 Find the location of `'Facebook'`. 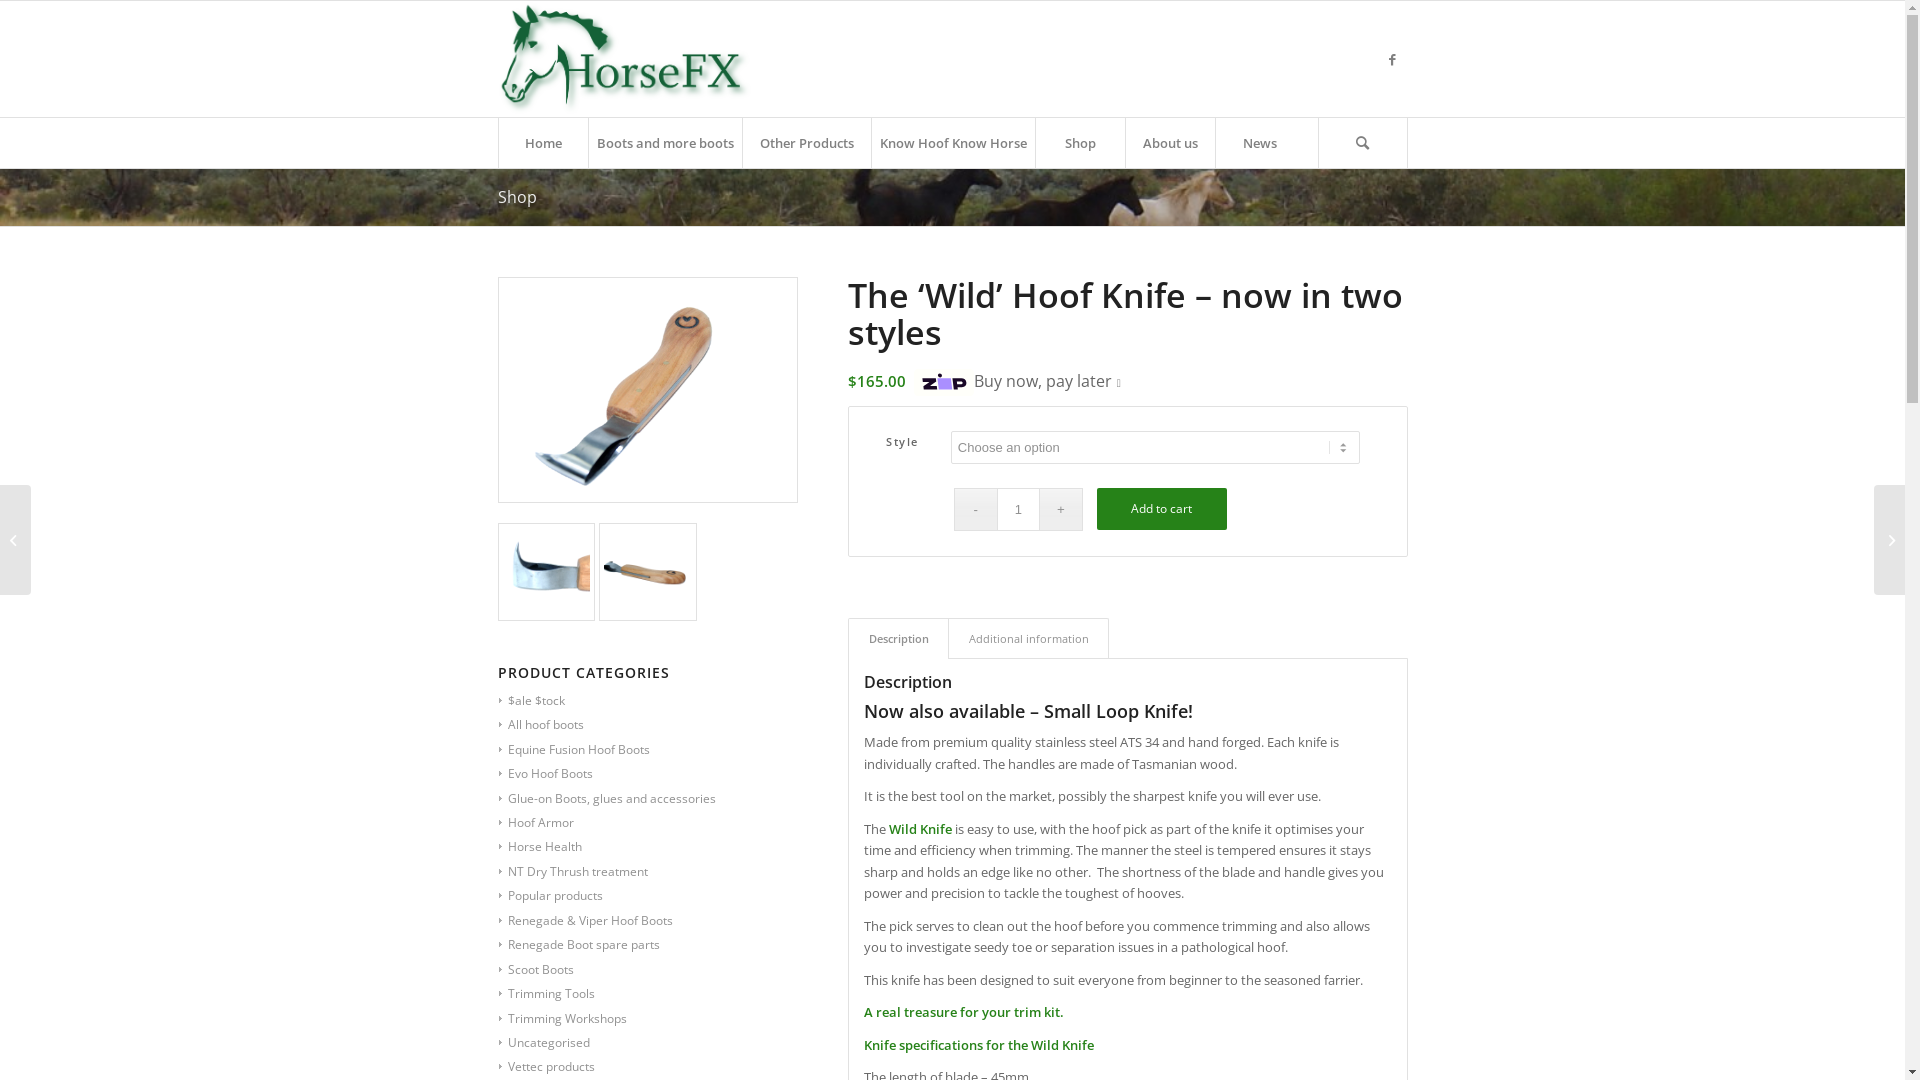

'Facebook' is located at coordinates (1391, 57).